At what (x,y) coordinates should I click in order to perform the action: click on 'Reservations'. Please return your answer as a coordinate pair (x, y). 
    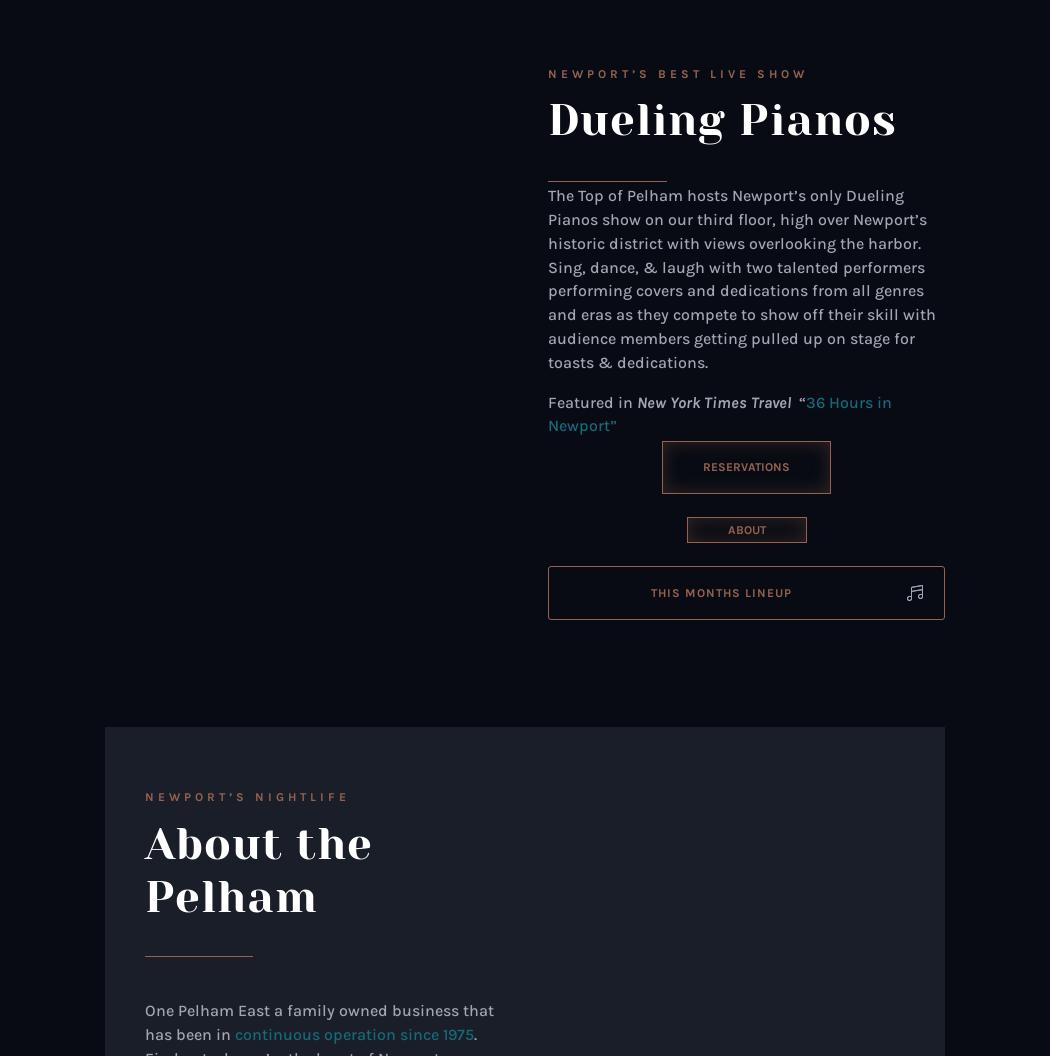
    Looking at the image, I should click on (702, 465).